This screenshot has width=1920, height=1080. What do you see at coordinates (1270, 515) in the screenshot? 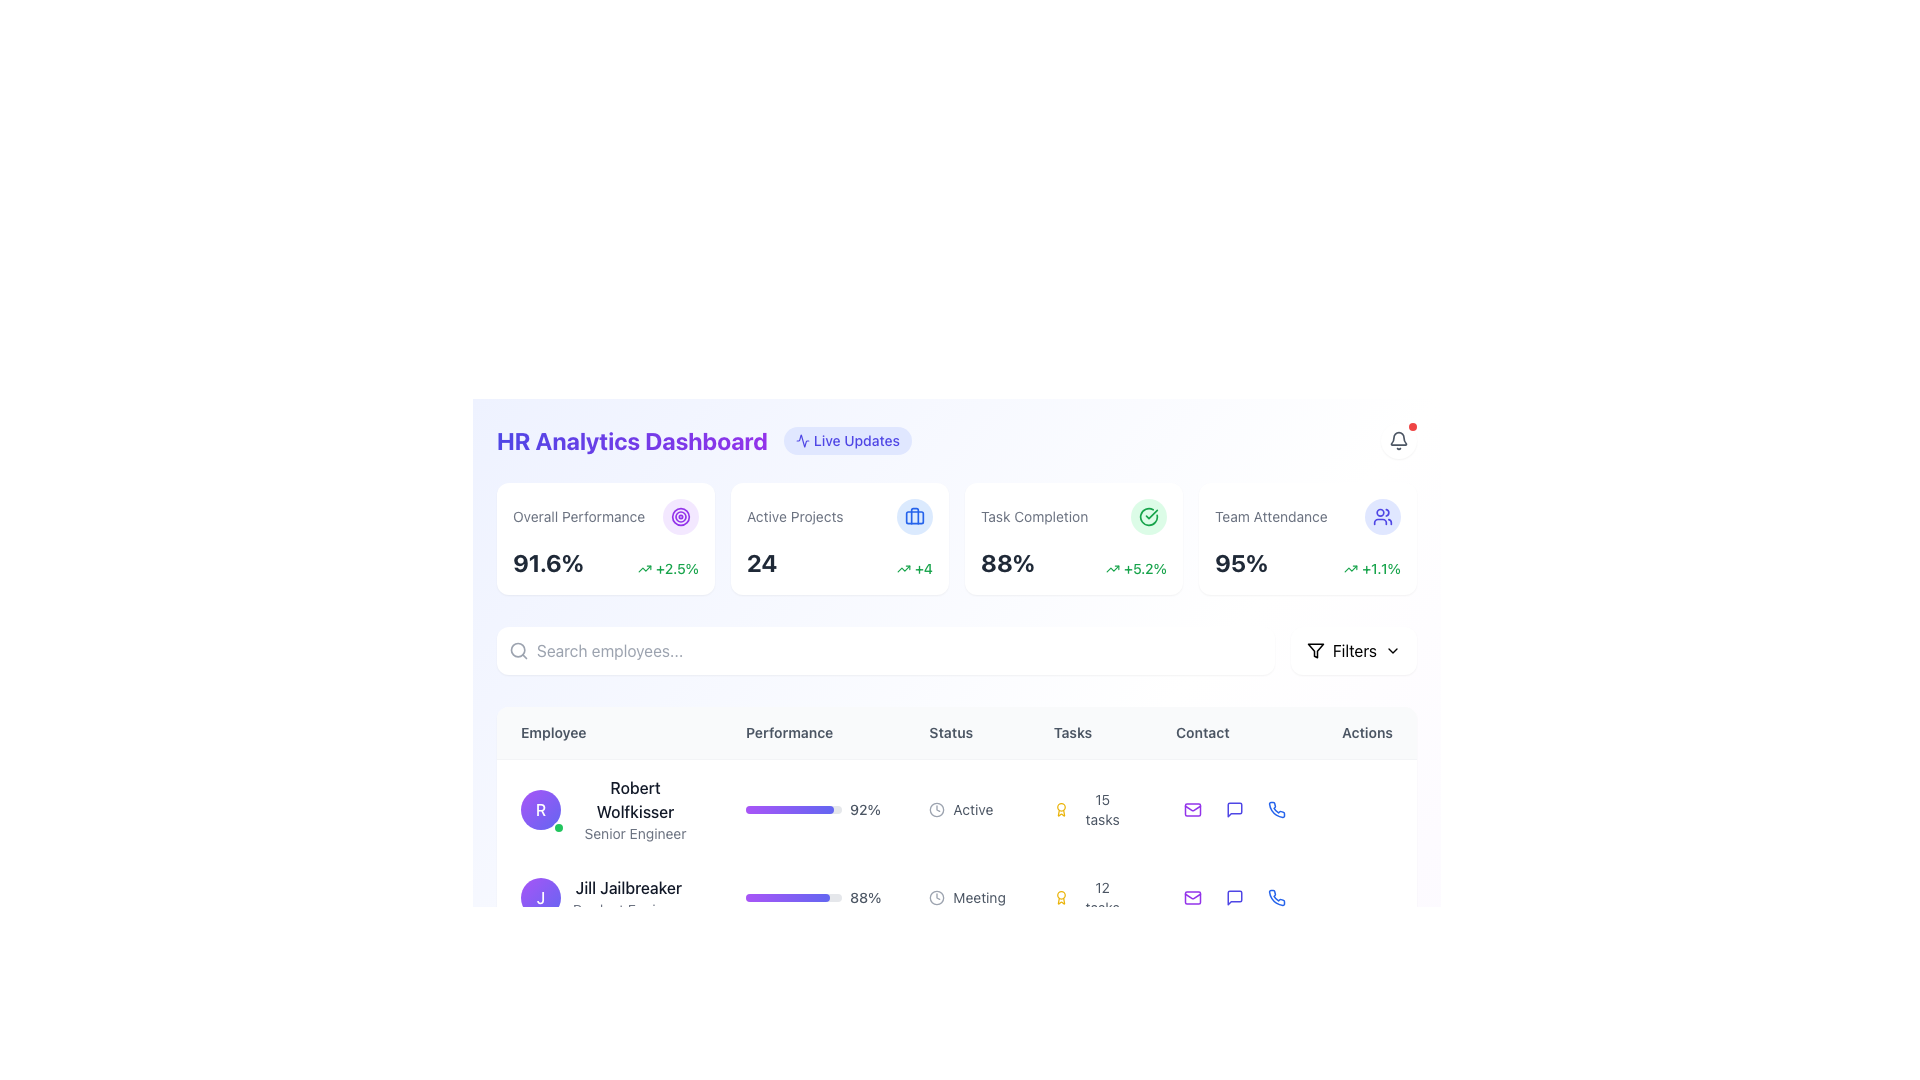
I see `the 'Team Attendance' text label located at the top-right of the dashboard, immediately to the left of a rounded icon with a purple background` at bounding box center [1270, 515].